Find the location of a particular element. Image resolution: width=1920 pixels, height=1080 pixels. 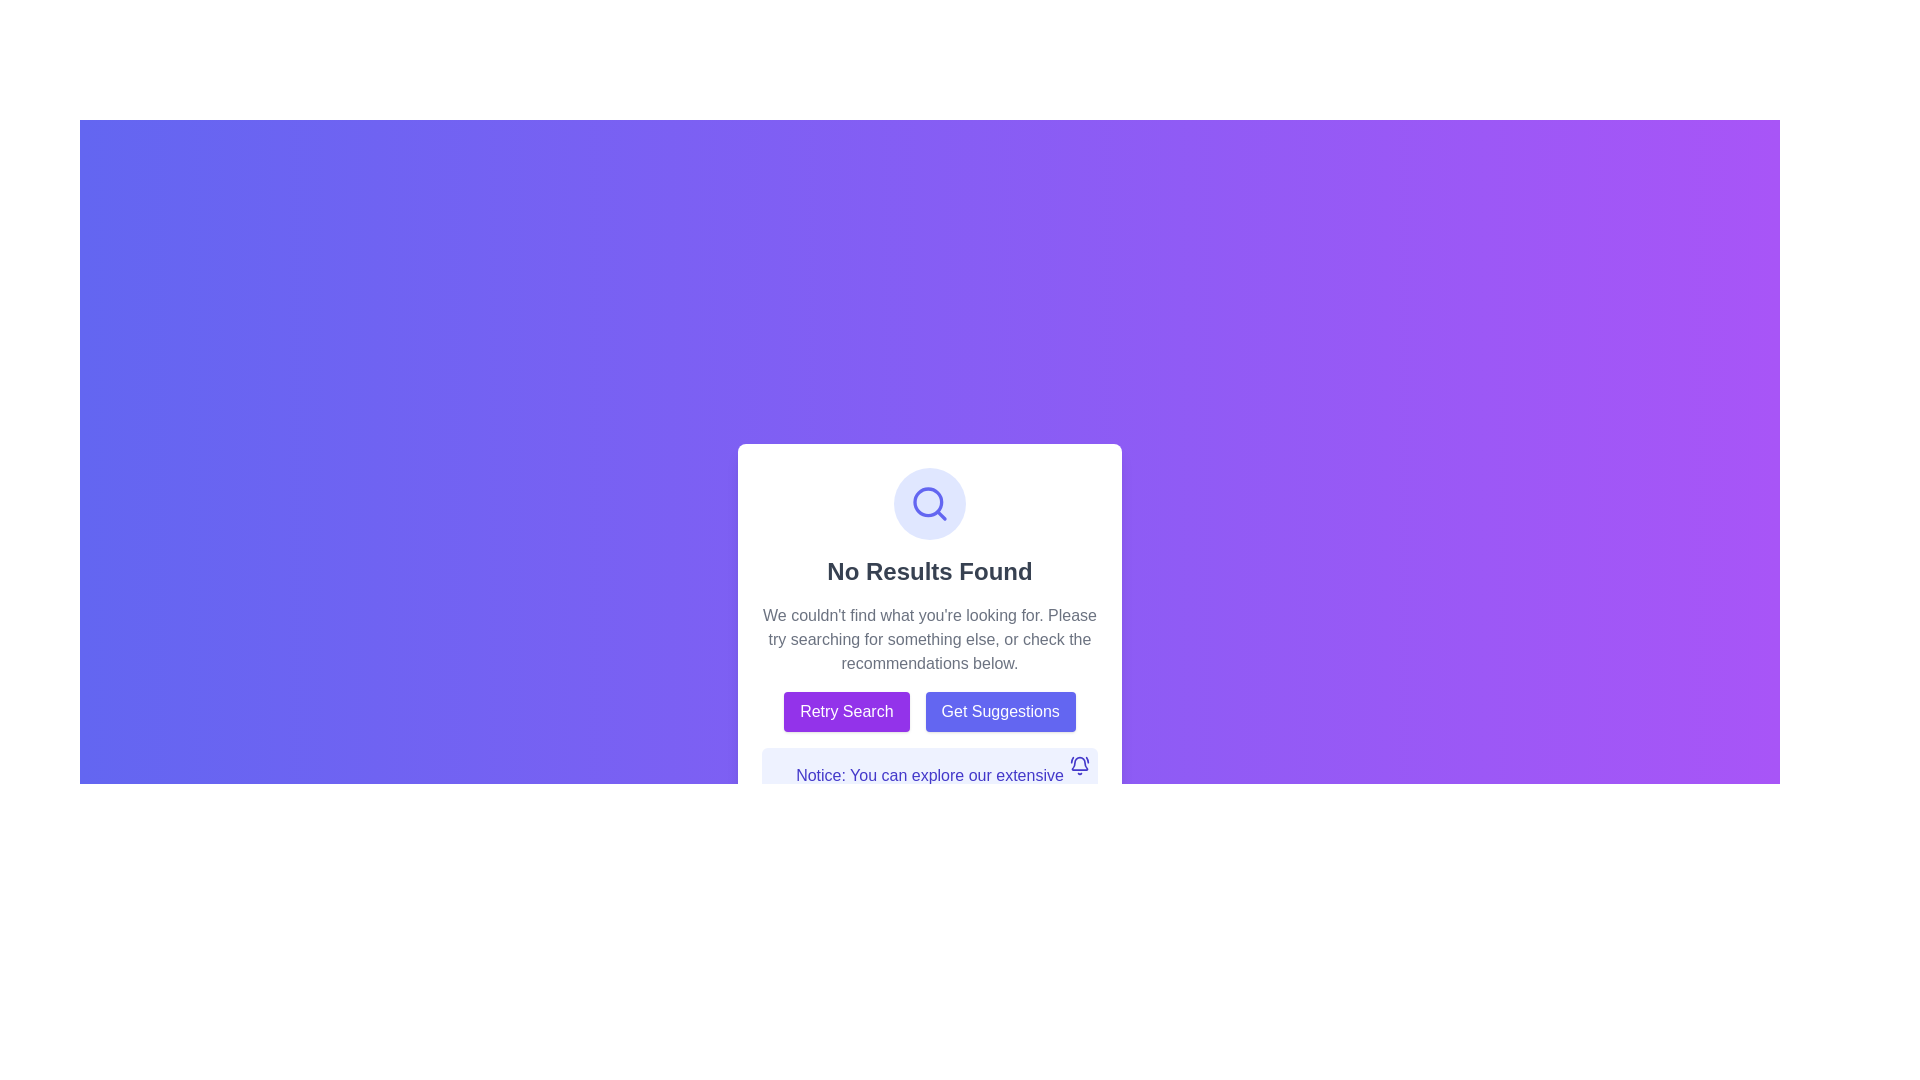

the retry search button located at the bottom section of the central card is located at coordinates (846, 711).